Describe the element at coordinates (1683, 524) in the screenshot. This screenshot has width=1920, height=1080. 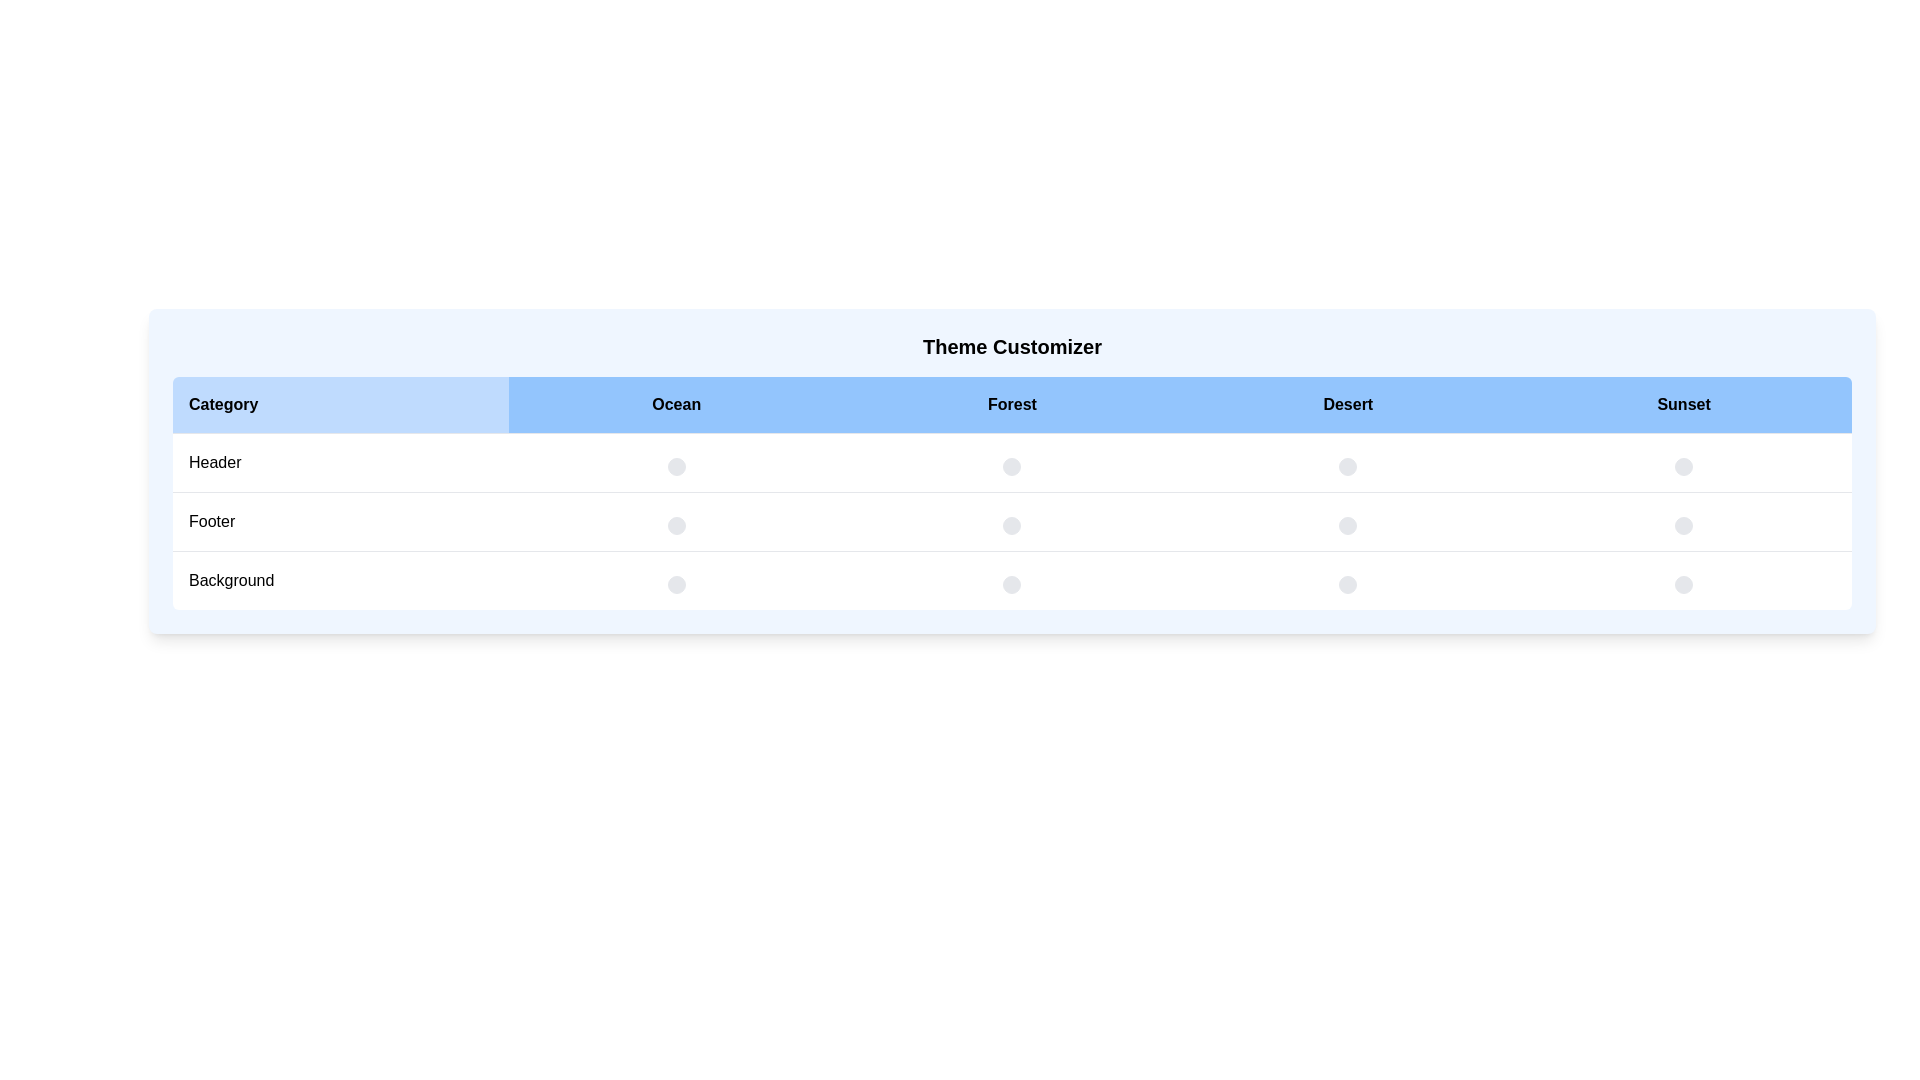
I see `the button in the 'Sunset' category of the 'Background' row` at that location.